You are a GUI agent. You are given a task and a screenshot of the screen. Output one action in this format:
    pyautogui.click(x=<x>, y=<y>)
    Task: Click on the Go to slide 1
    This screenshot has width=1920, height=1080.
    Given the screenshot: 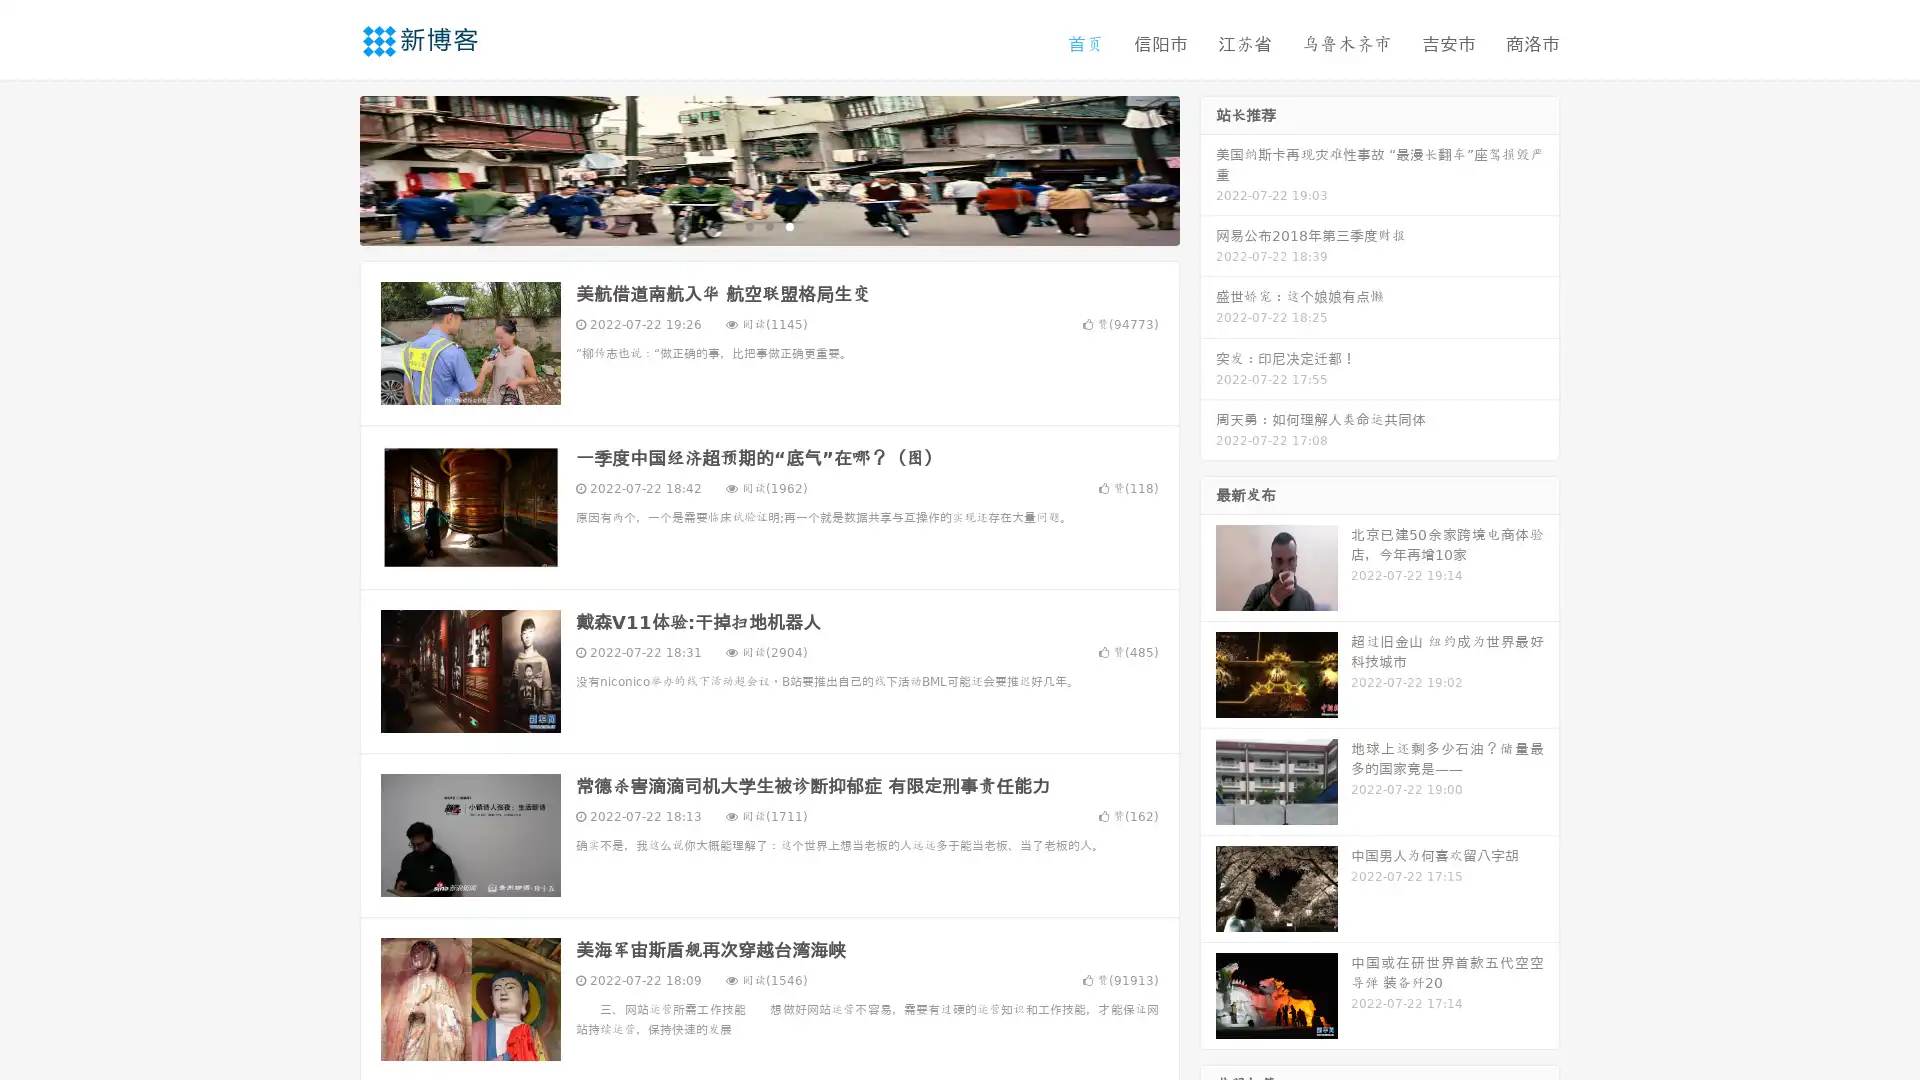 What is the action you would take?
    pyautogui.click(x=748, y=225)
    